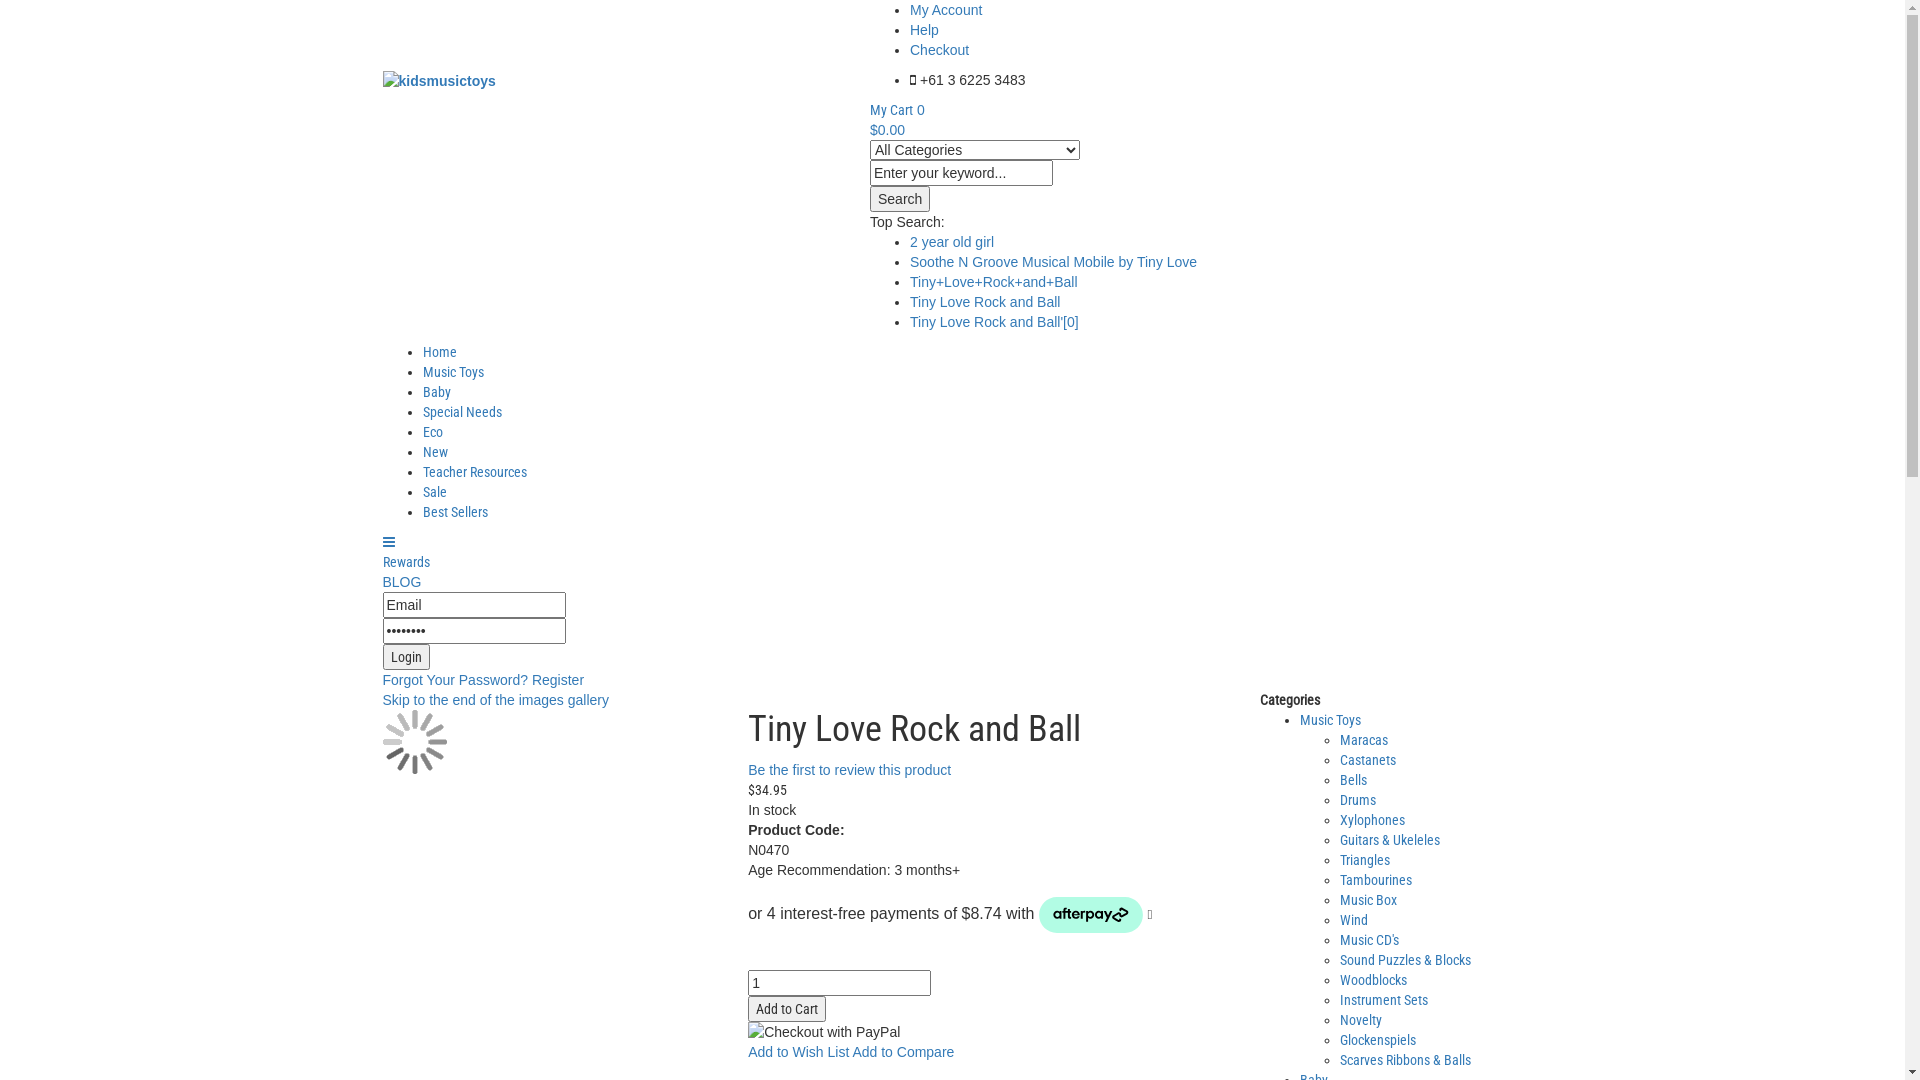 Image resolution: width=1920 pixels, height=1080 pixels. Describe the element at coordinates (454, 678) in the screenshot. I see `'Forgot Your Password?'` at that location.